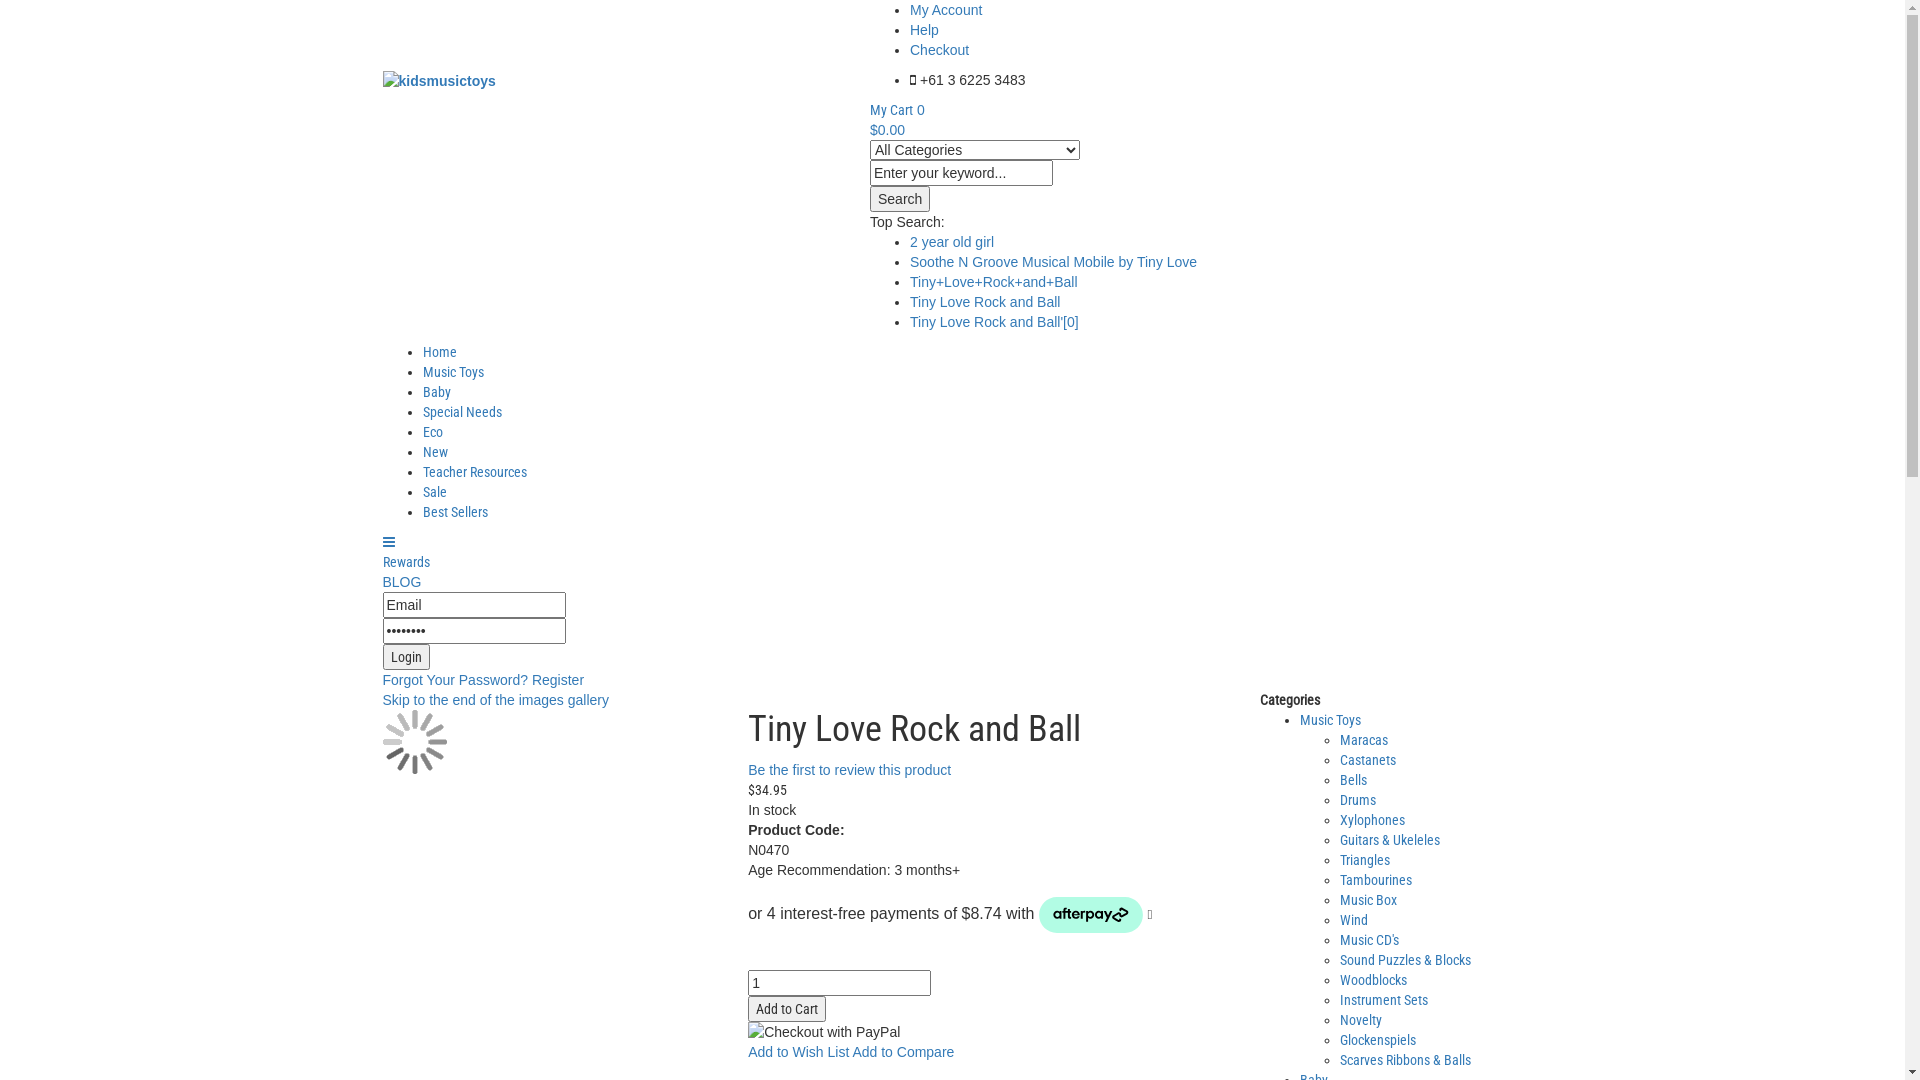 Image resolution: width=1920 pixels, height=1080 pixels. Describe the element at coordinates (454, 678) in the screenshot. I see `'Forgot Your Password?'` at that location.